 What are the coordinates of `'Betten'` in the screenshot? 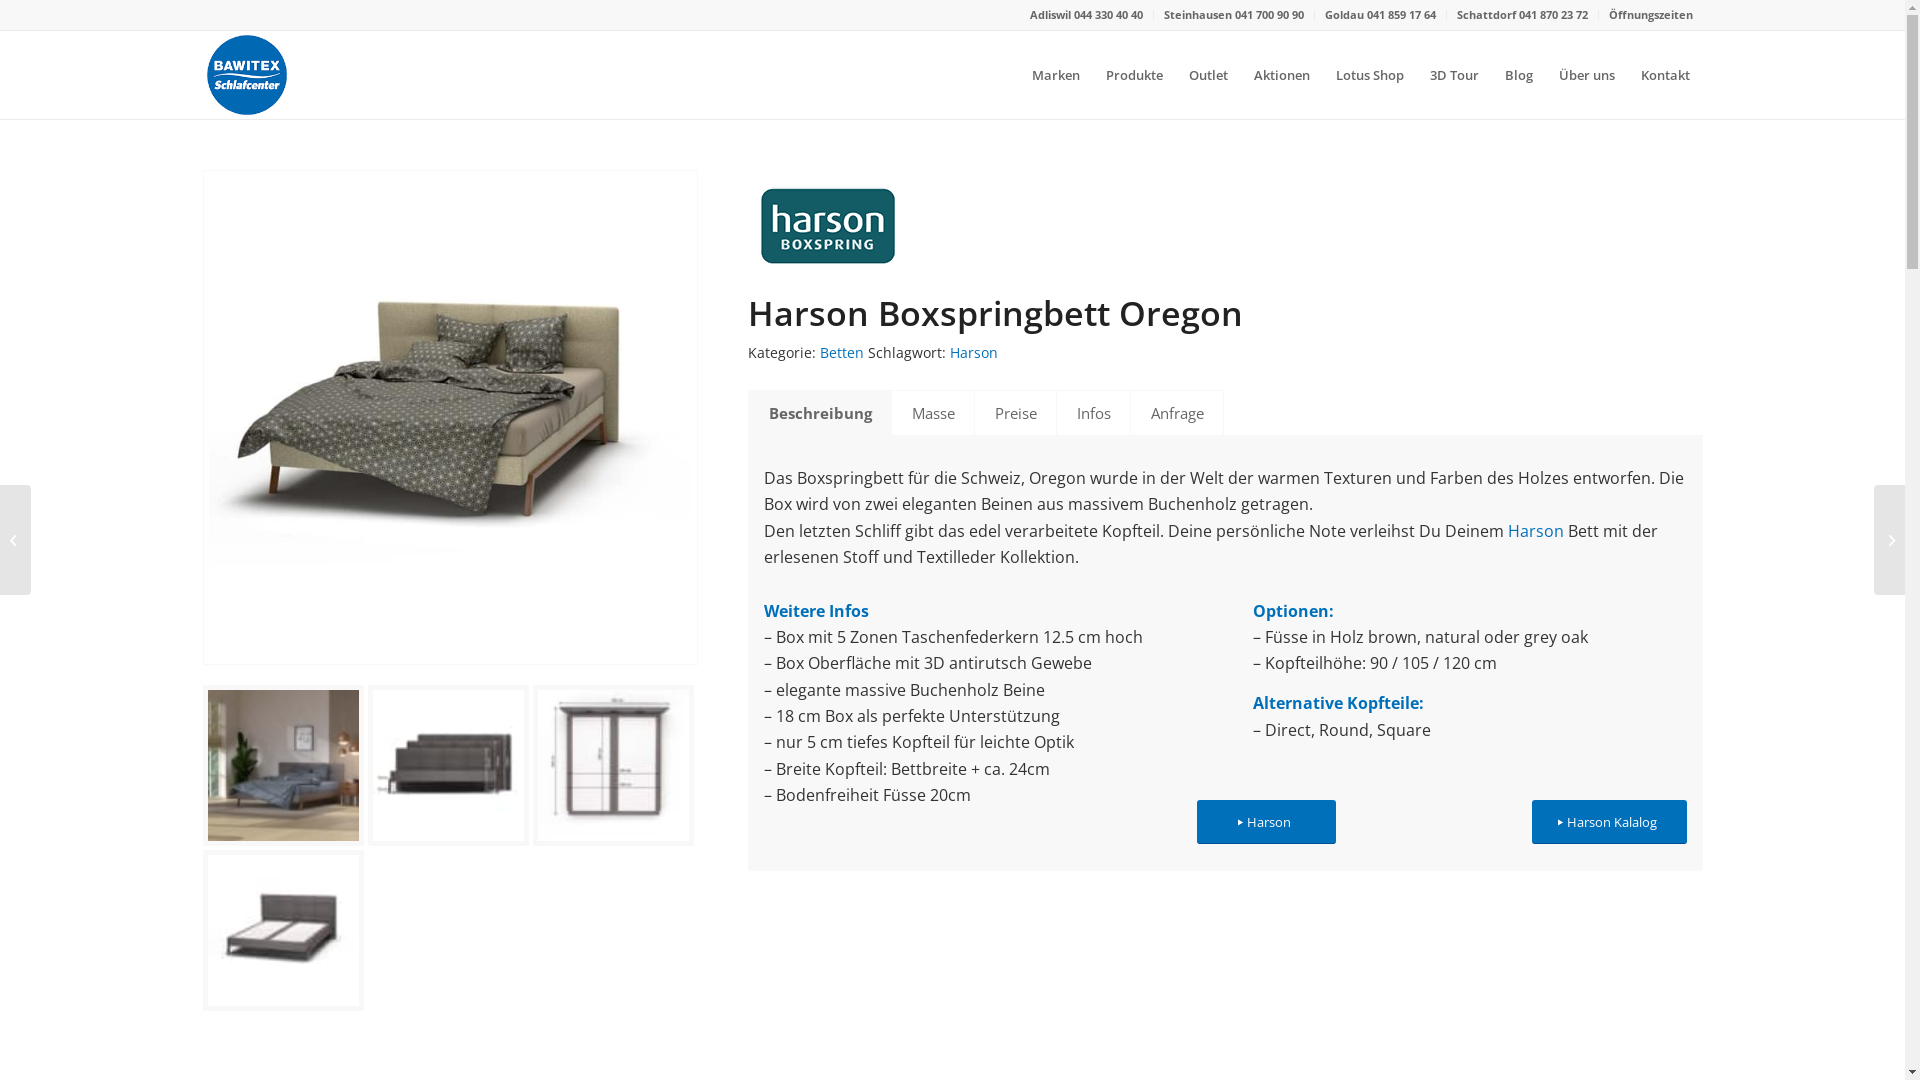 It's located at (841, 351).